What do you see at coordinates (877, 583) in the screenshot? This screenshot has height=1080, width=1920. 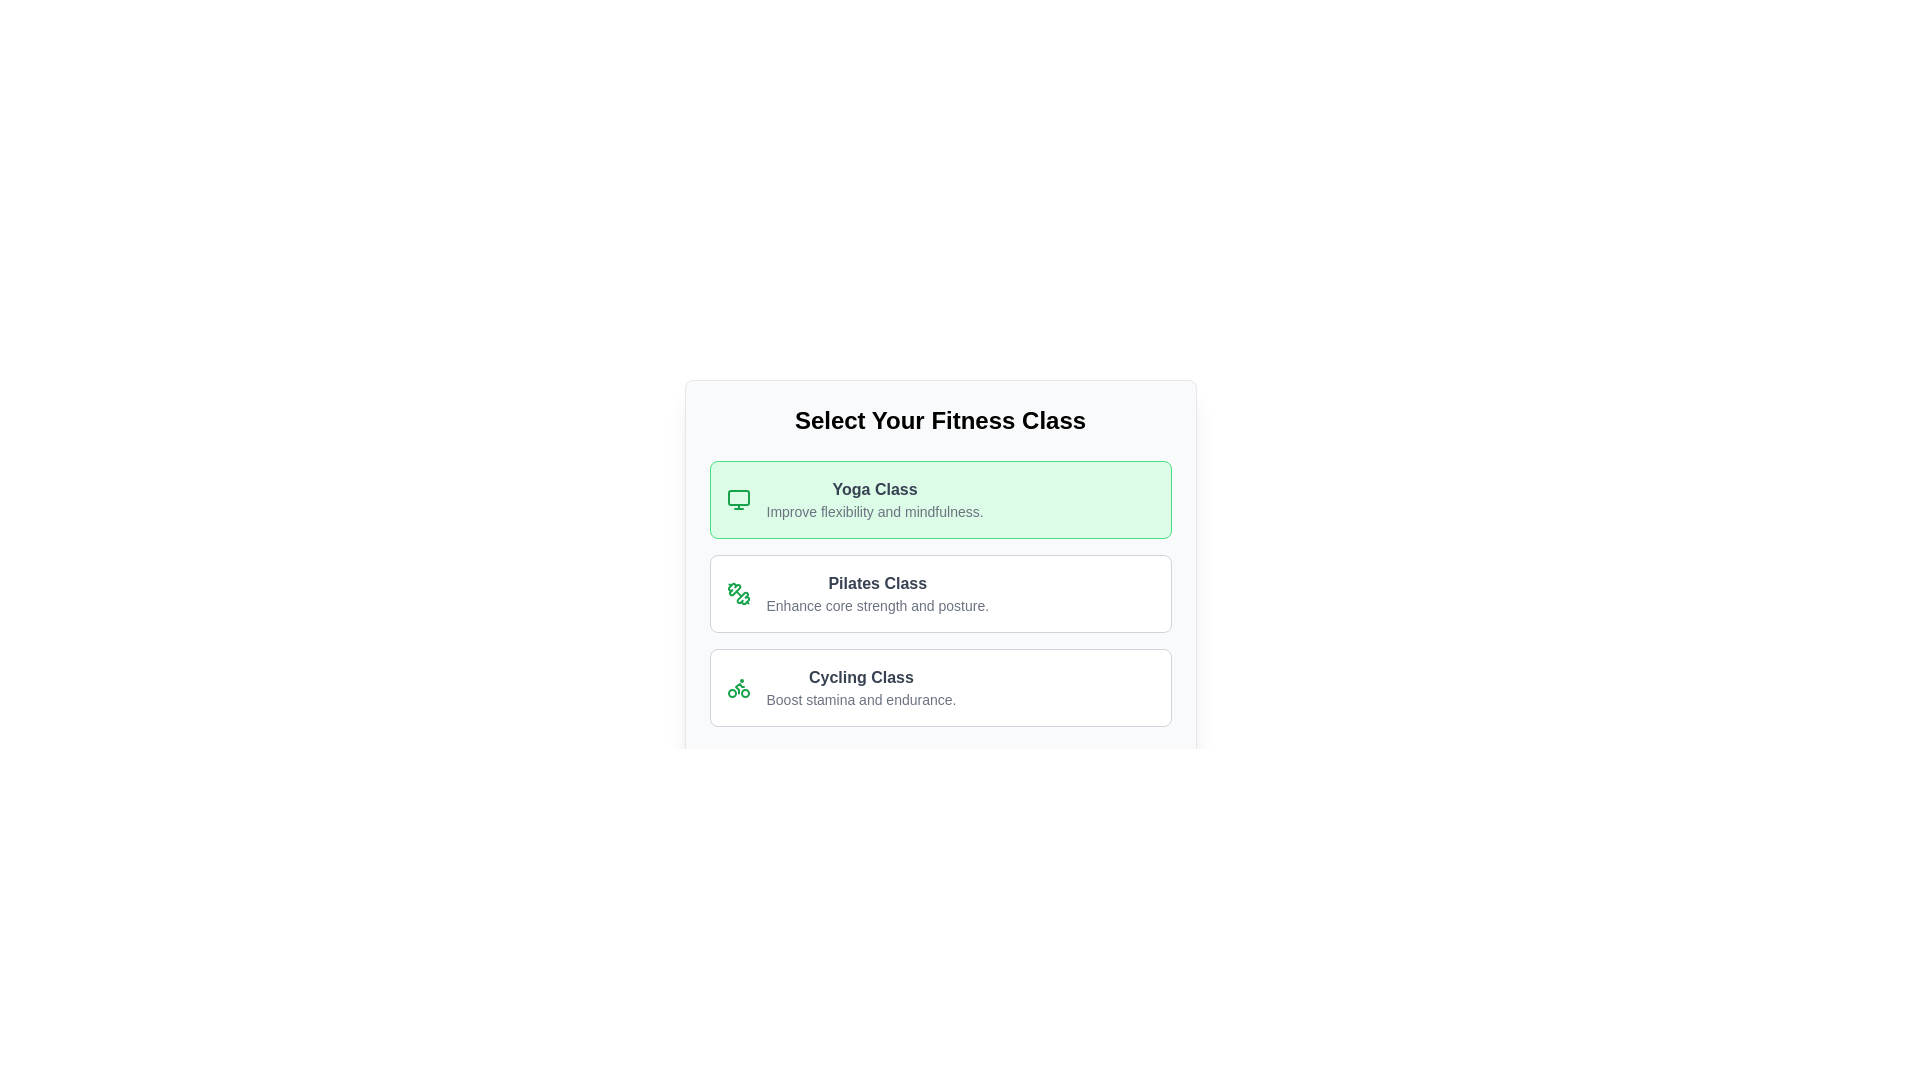 I see `text of the heading labeled 'Pilates Class', which is styled in bold dark gray and is located directly above the description text 'Enhance core strength and posture'` at bounding box center [877, 583].